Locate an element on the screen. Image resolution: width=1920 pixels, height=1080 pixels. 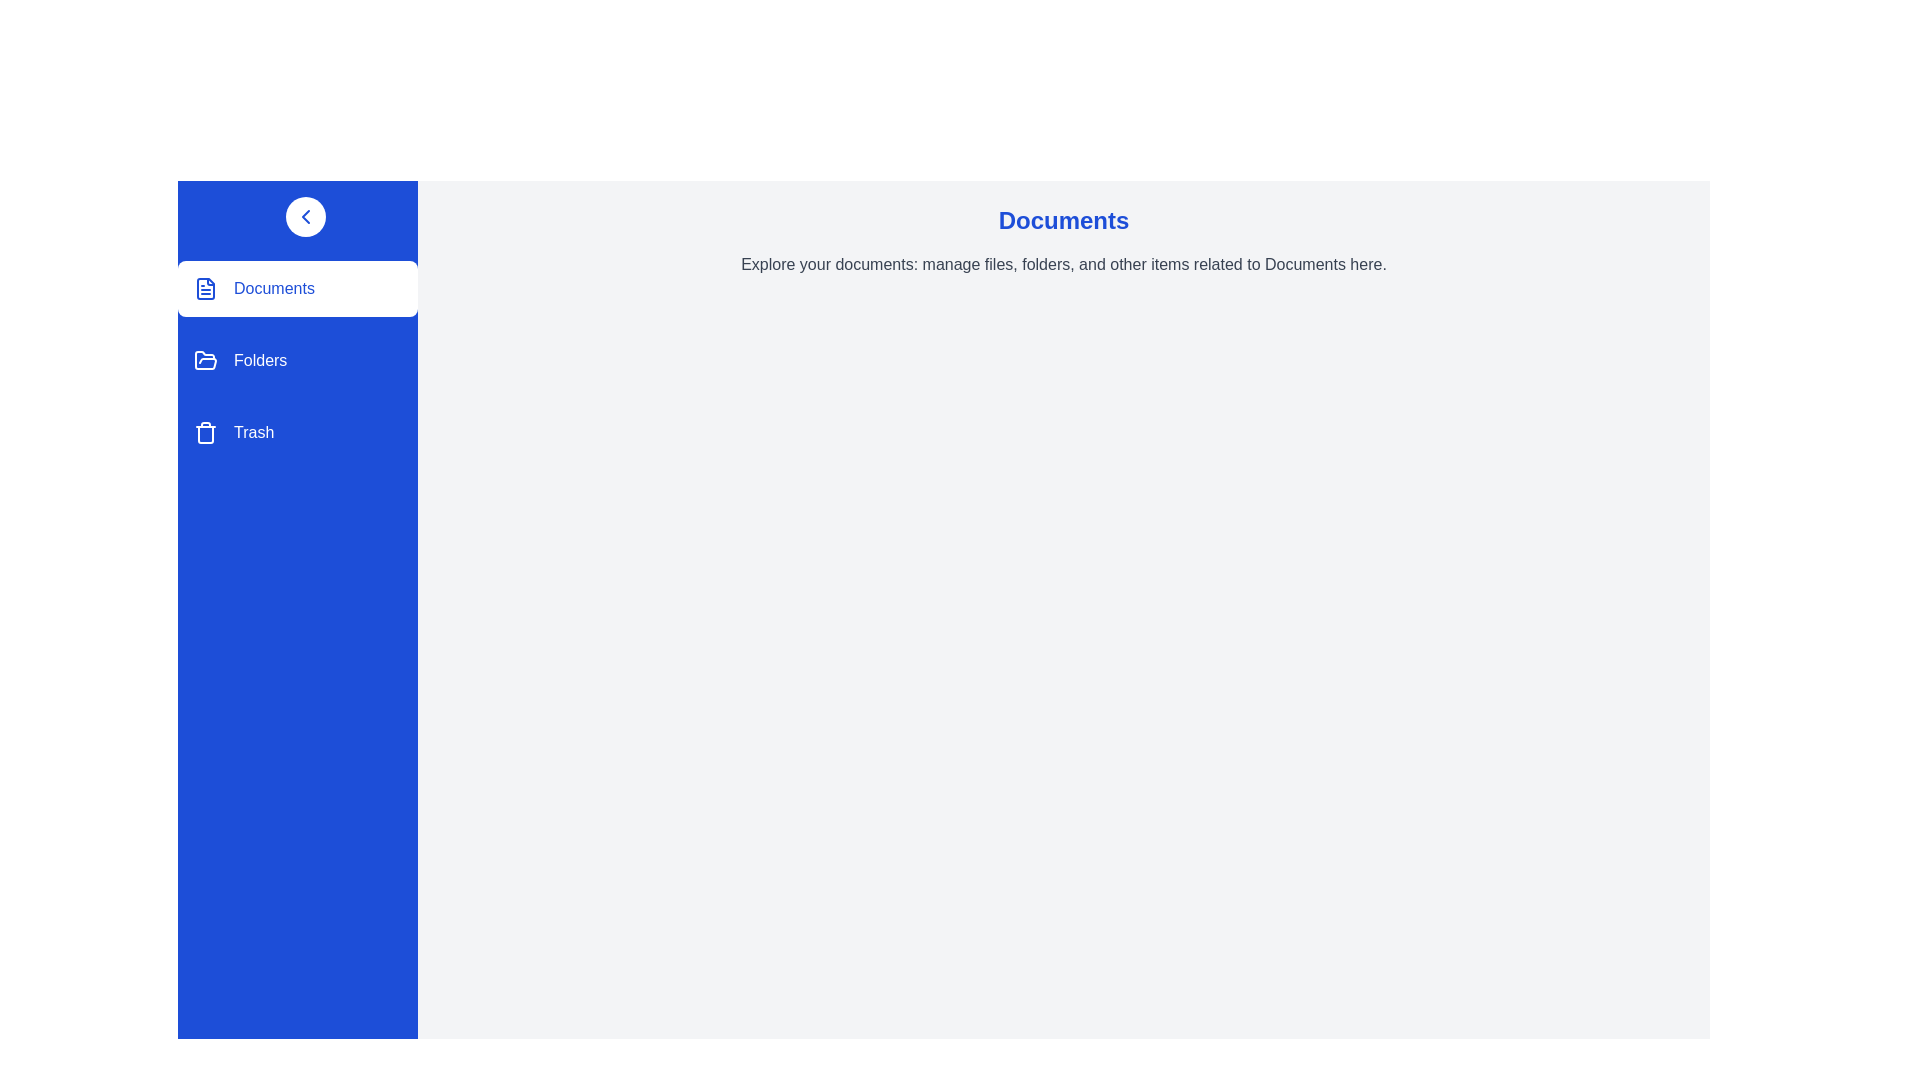
the Documents section from the menu is located at coordinates (296, 289).